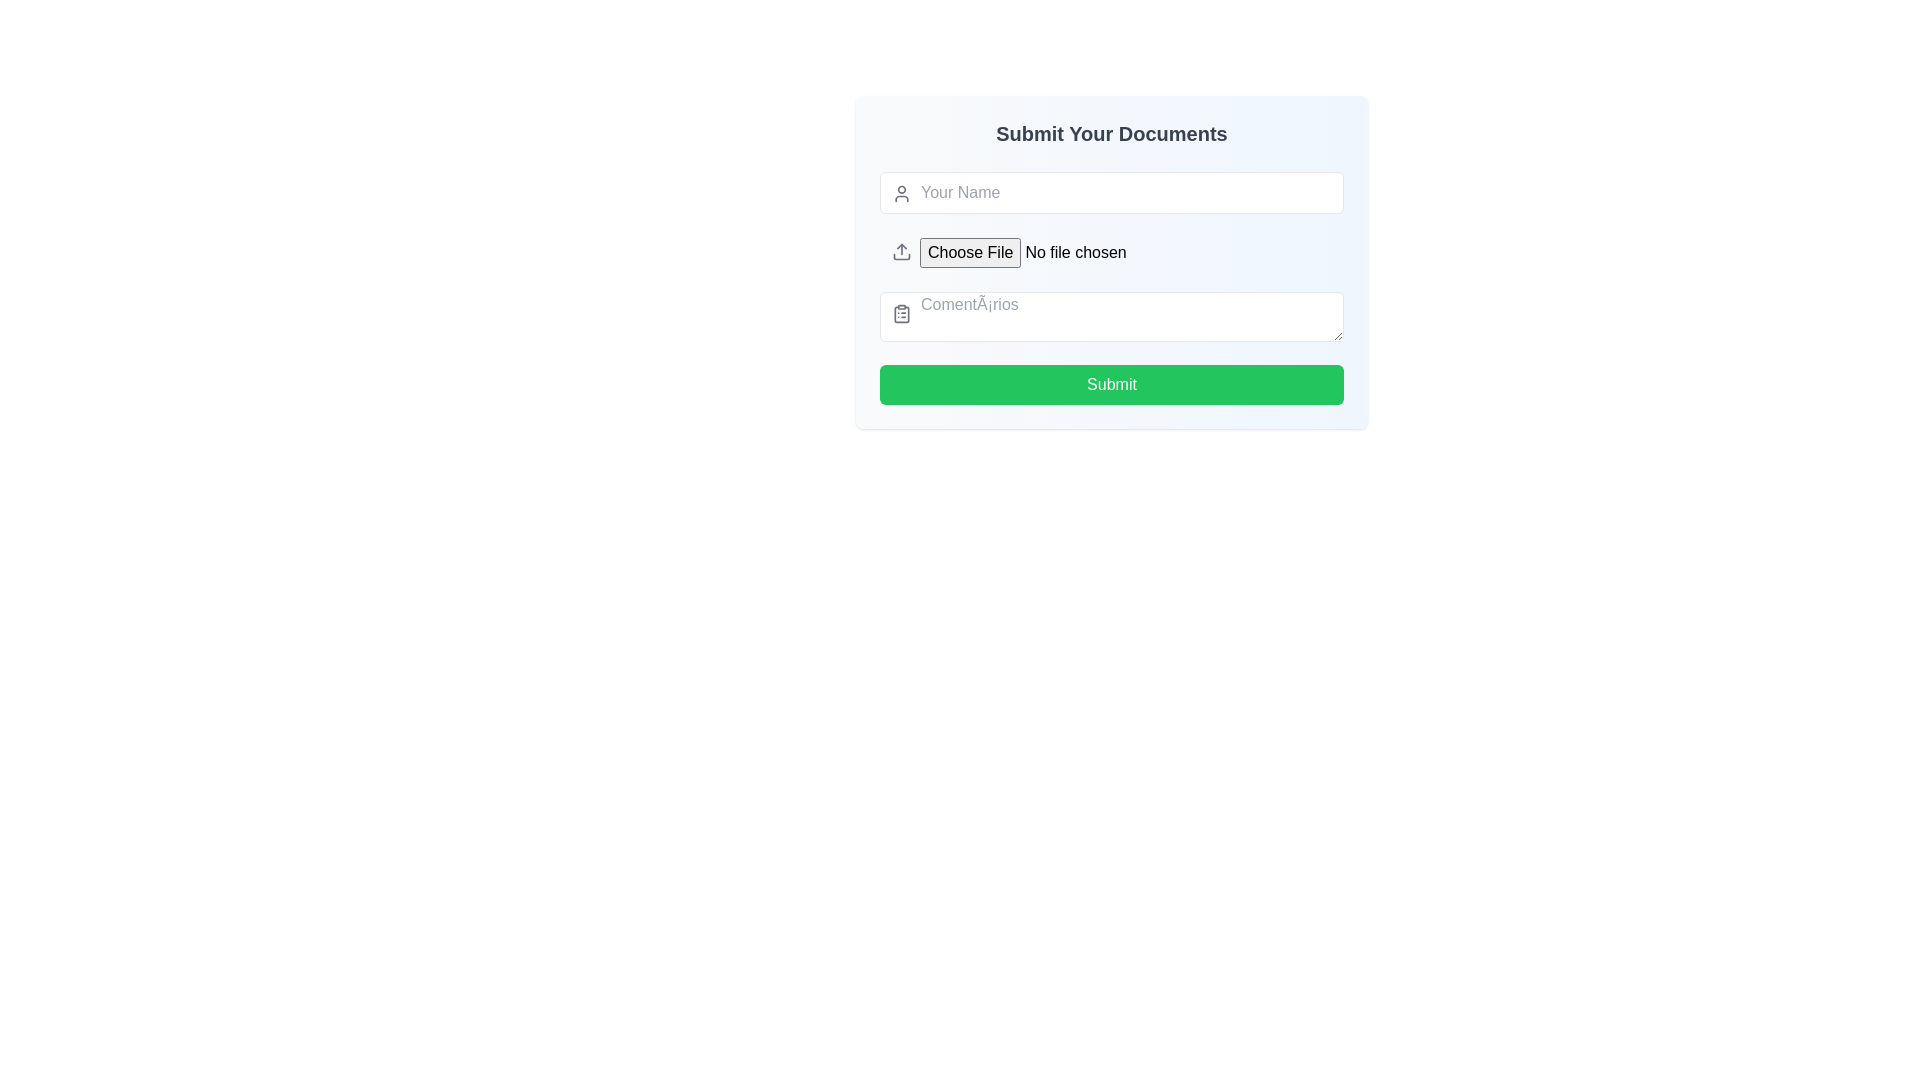 Image resolution: width=1920 pixels, height=1080 pixels. What do you see at coordinates (901, 193) in the screenshot?
I see `the icon that indicates user information, which is located to the left of the input field labeled 'Your Name'` at bounding box center [901, 193].